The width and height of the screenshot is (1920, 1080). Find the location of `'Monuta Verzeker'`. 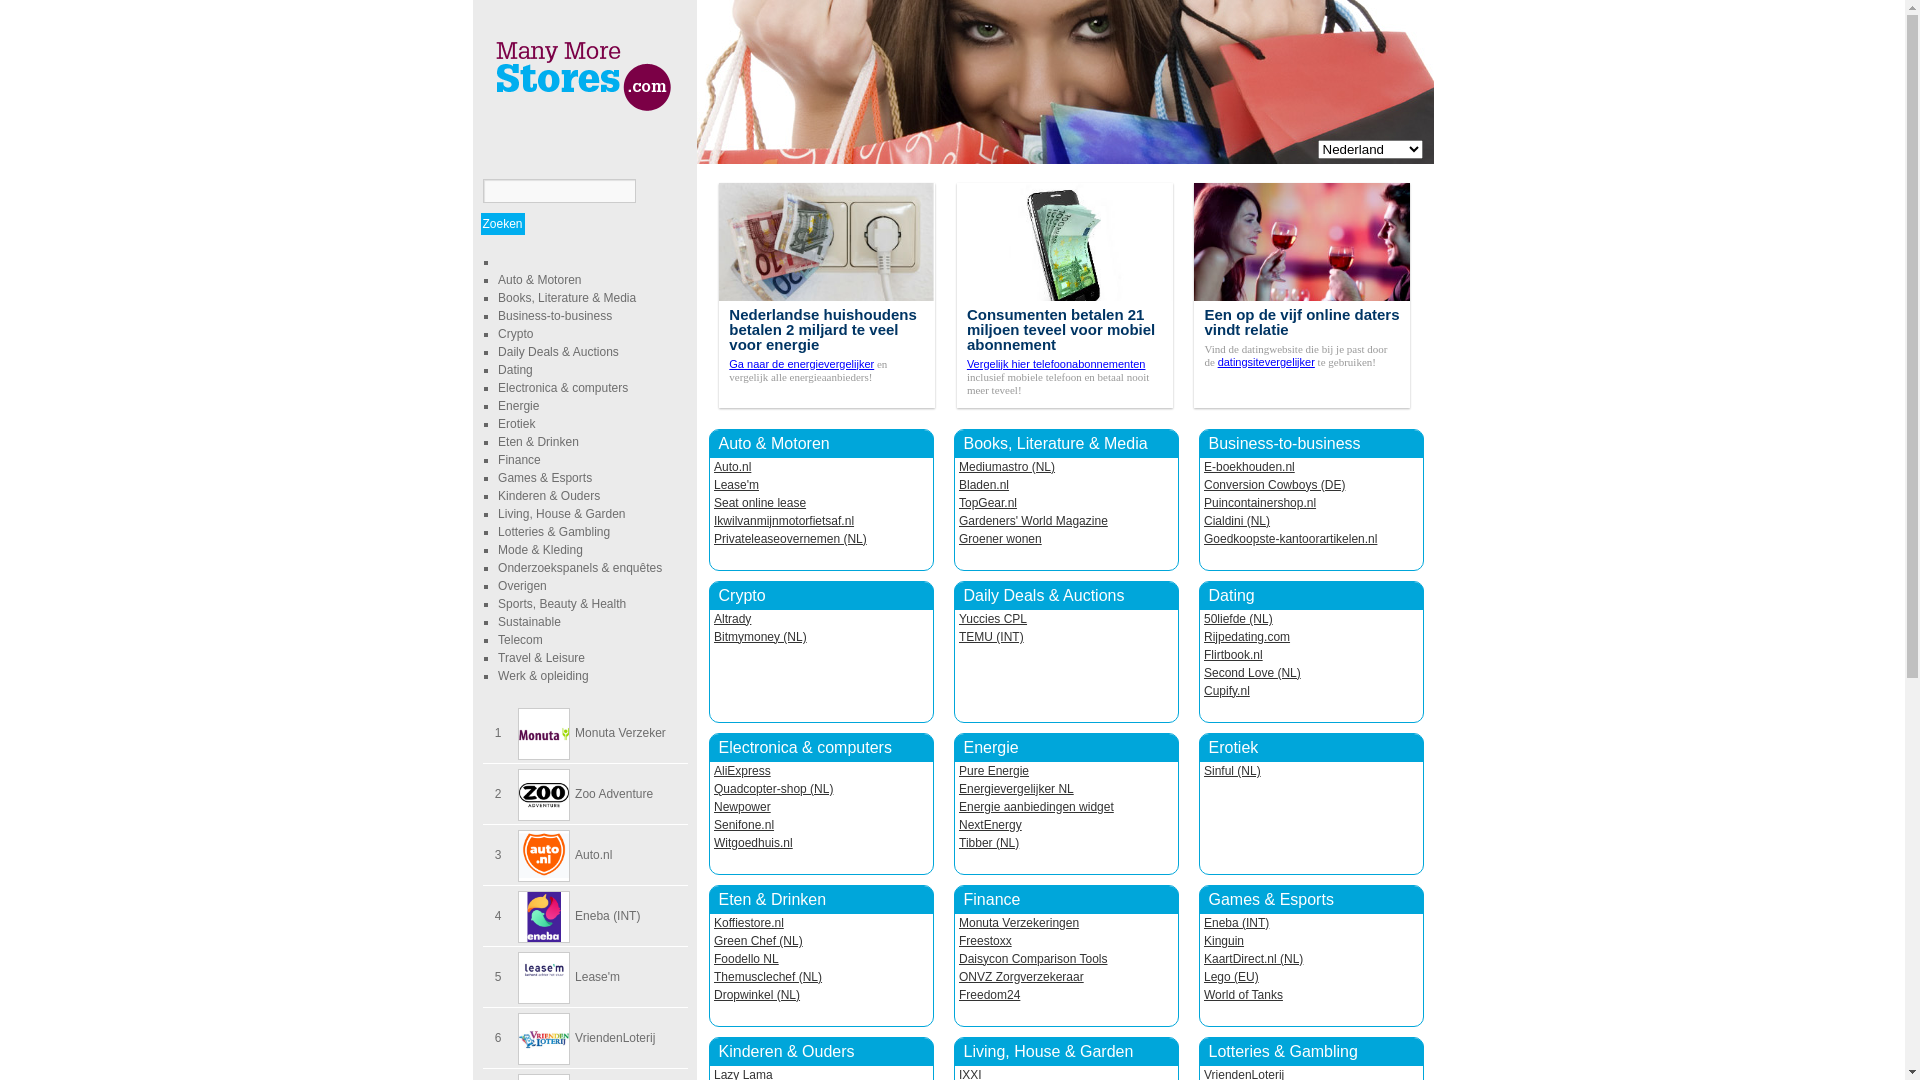

'Monuta Verzeker' is located at coordinates (619, 732).